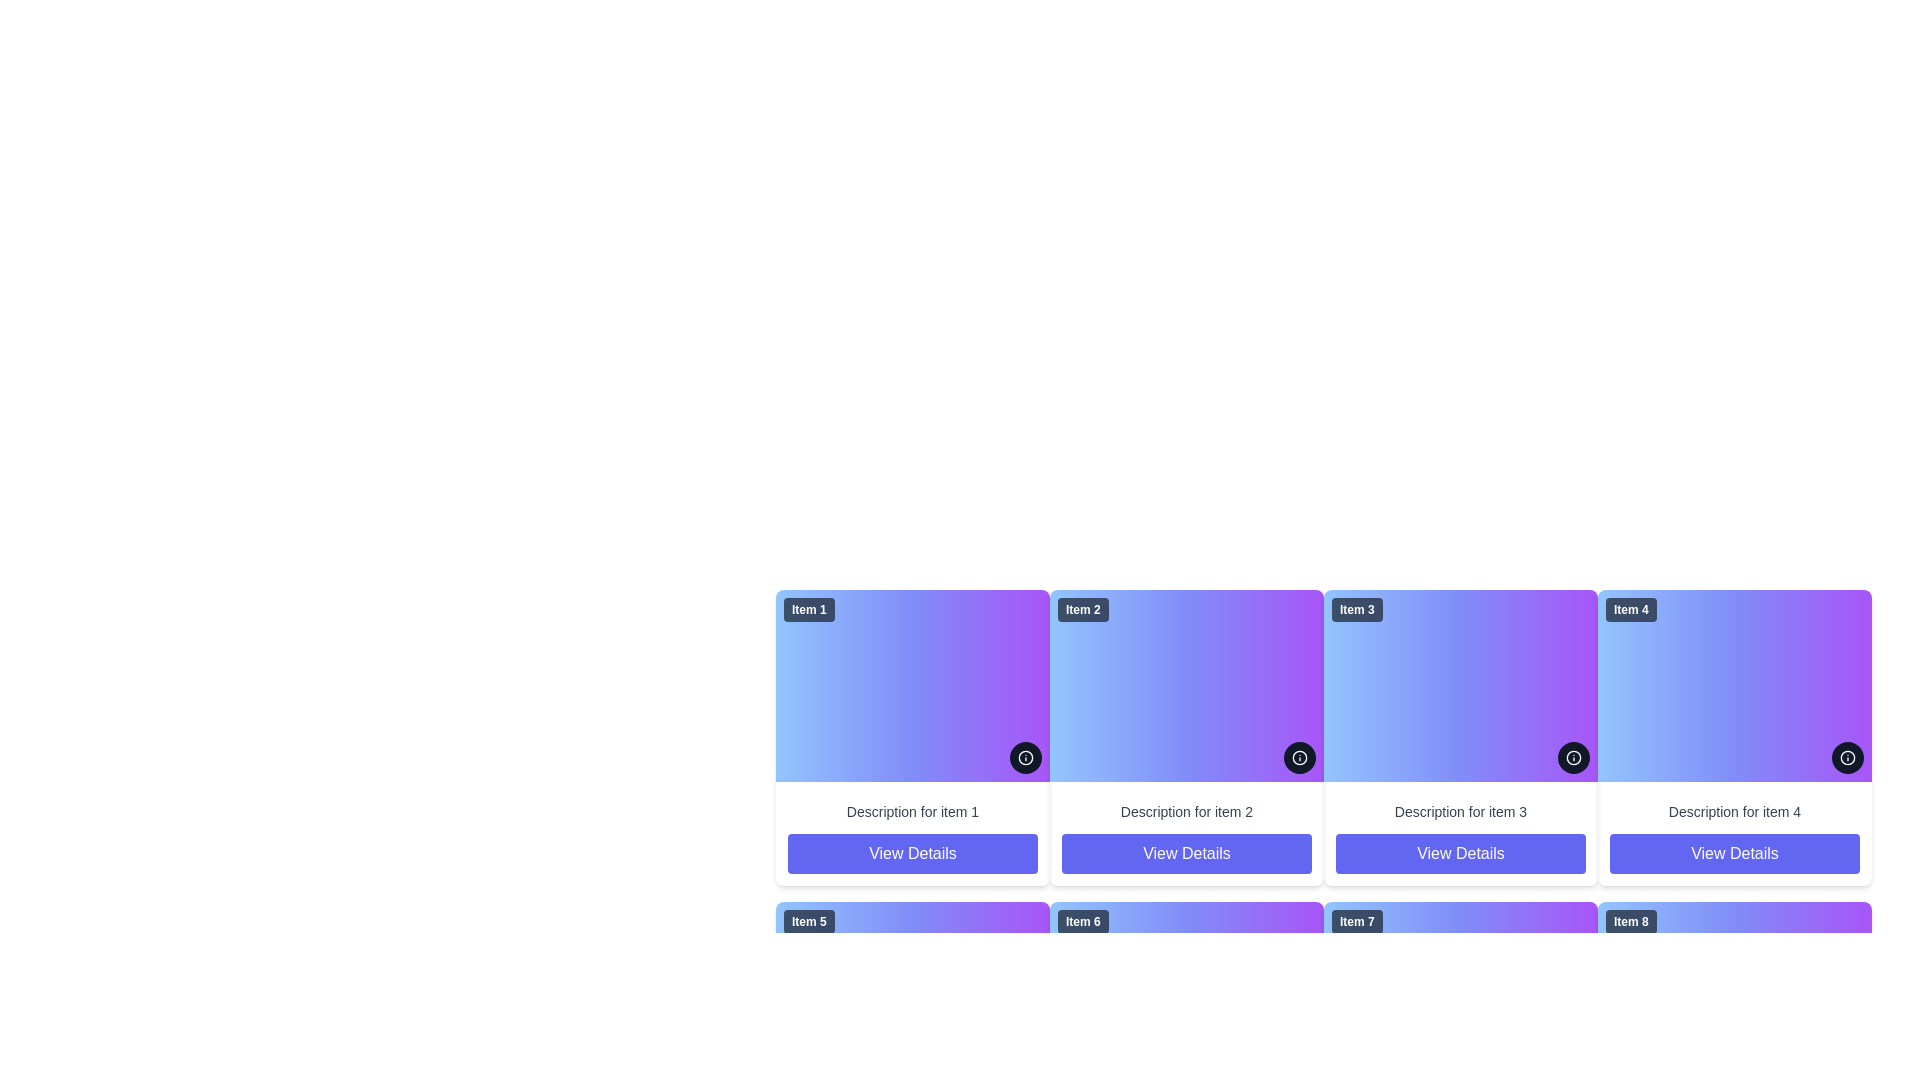 This screenshot has width=1920, height=1080. I want to click on the text label that describes the fourth item, which is positioned above the purple 'View Details' button in the card, so click(1733, 812).